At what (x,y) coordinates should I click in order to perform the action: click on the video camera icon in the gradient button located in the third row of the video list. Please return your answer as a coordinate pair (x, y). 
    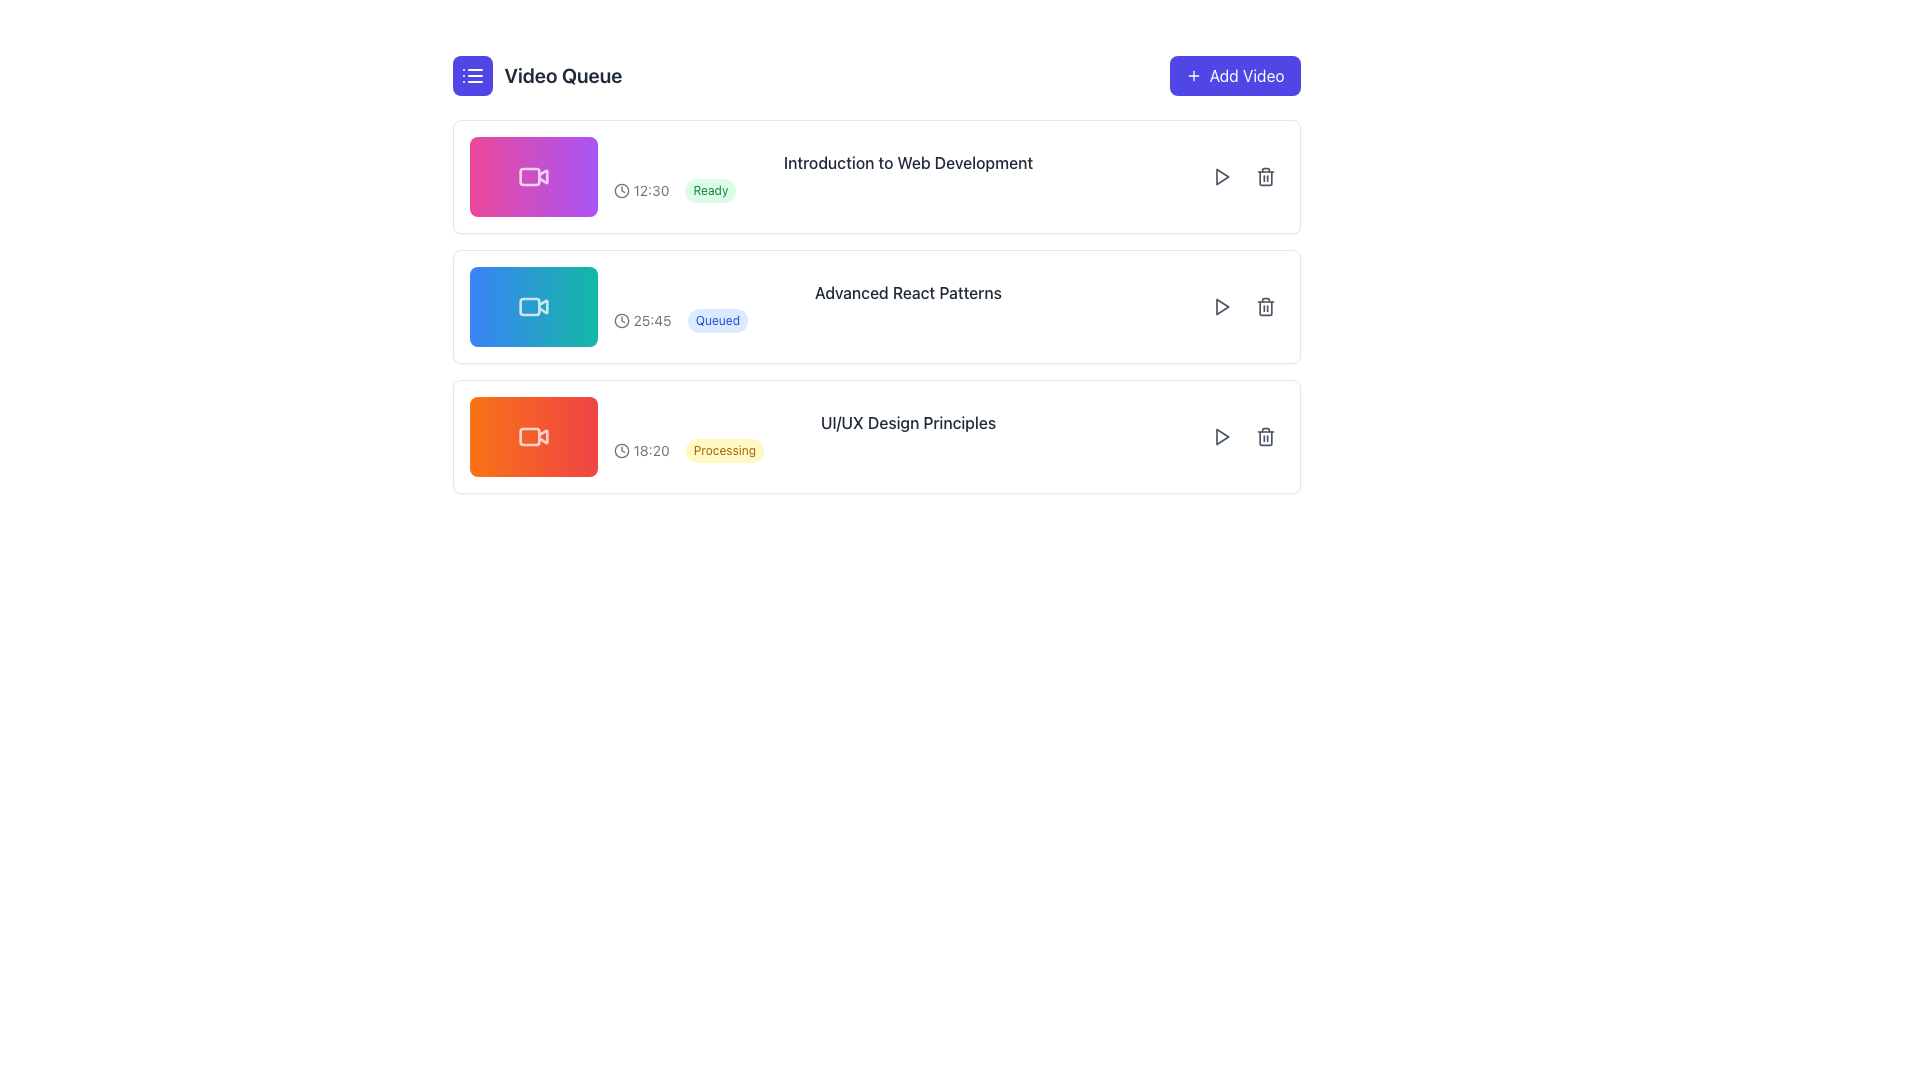
    Looking at the image, I should click on (533, 435).